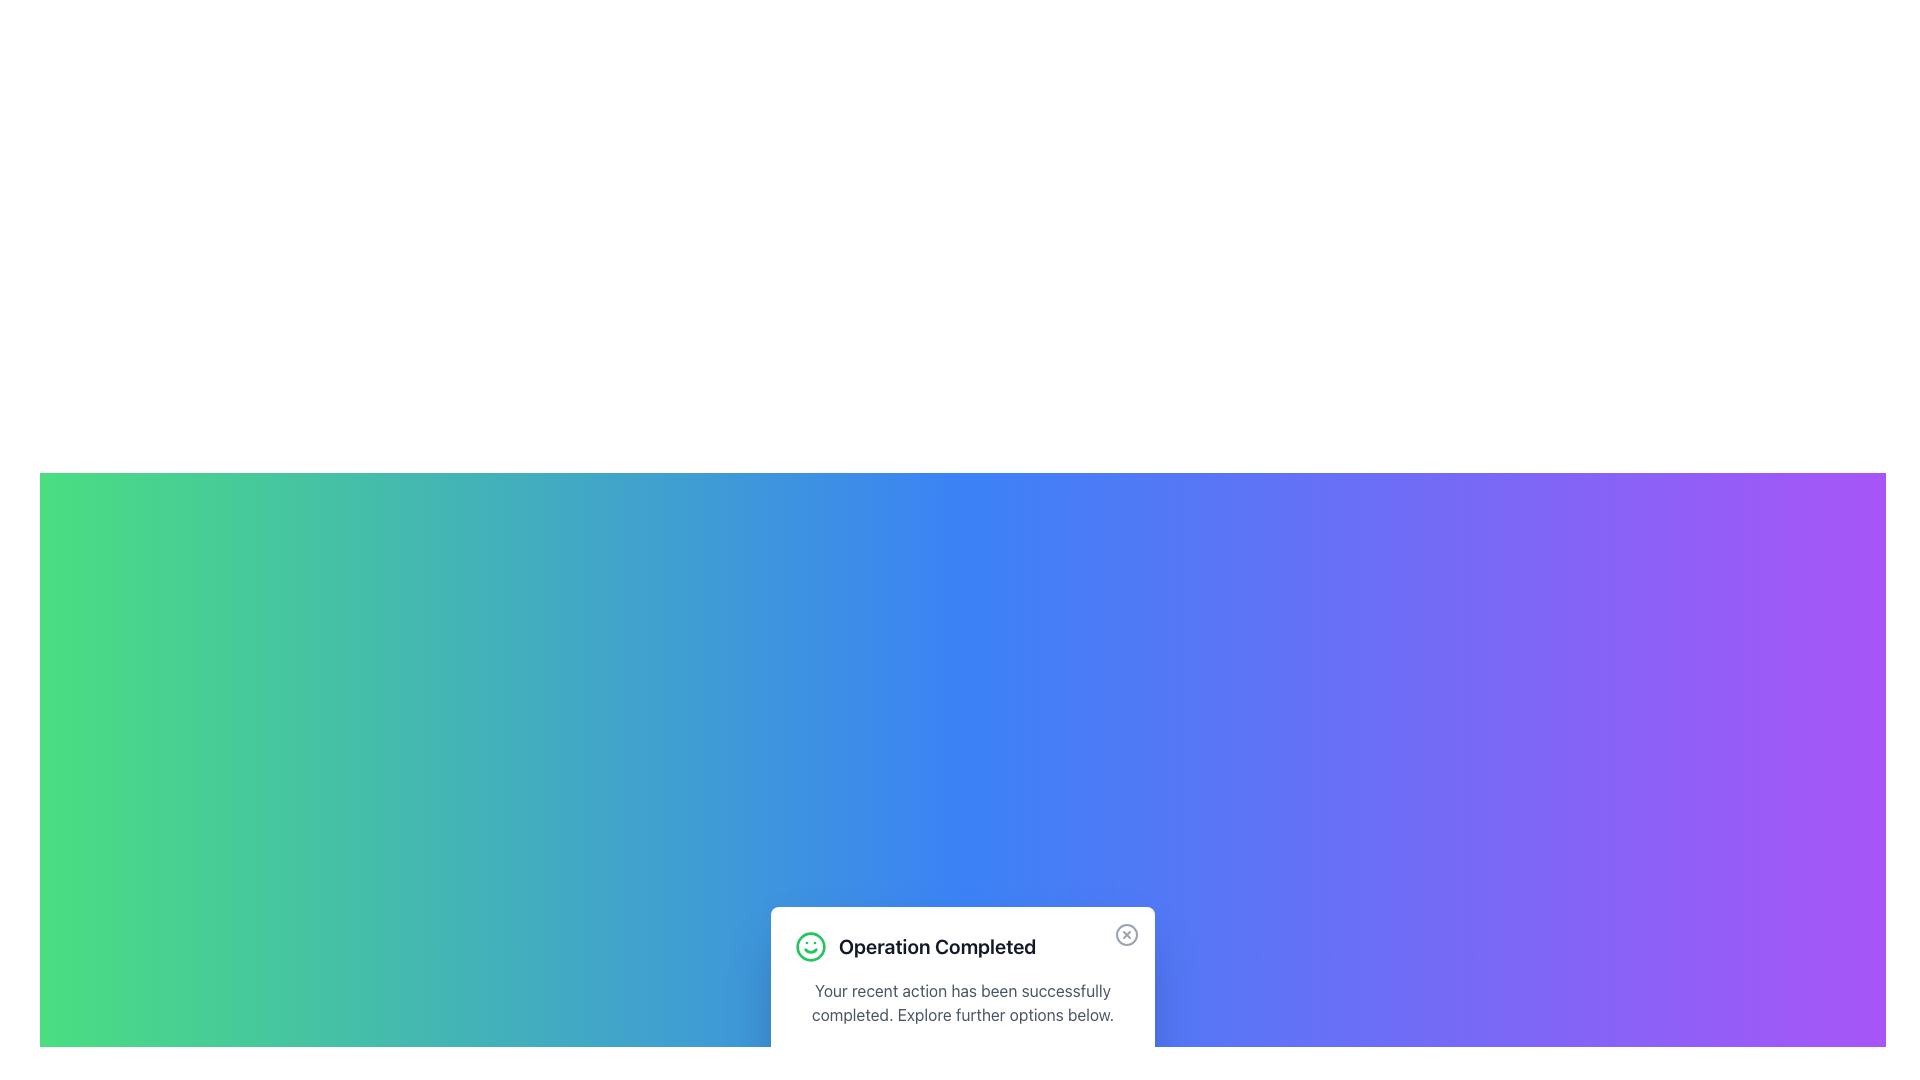  What do you see at coordinates (811, 946) in the screenshot?
I see `the circular smiling face icon with a green outline, located to the left of the text 'Operation Completed'` at bounding box center [811, 946].